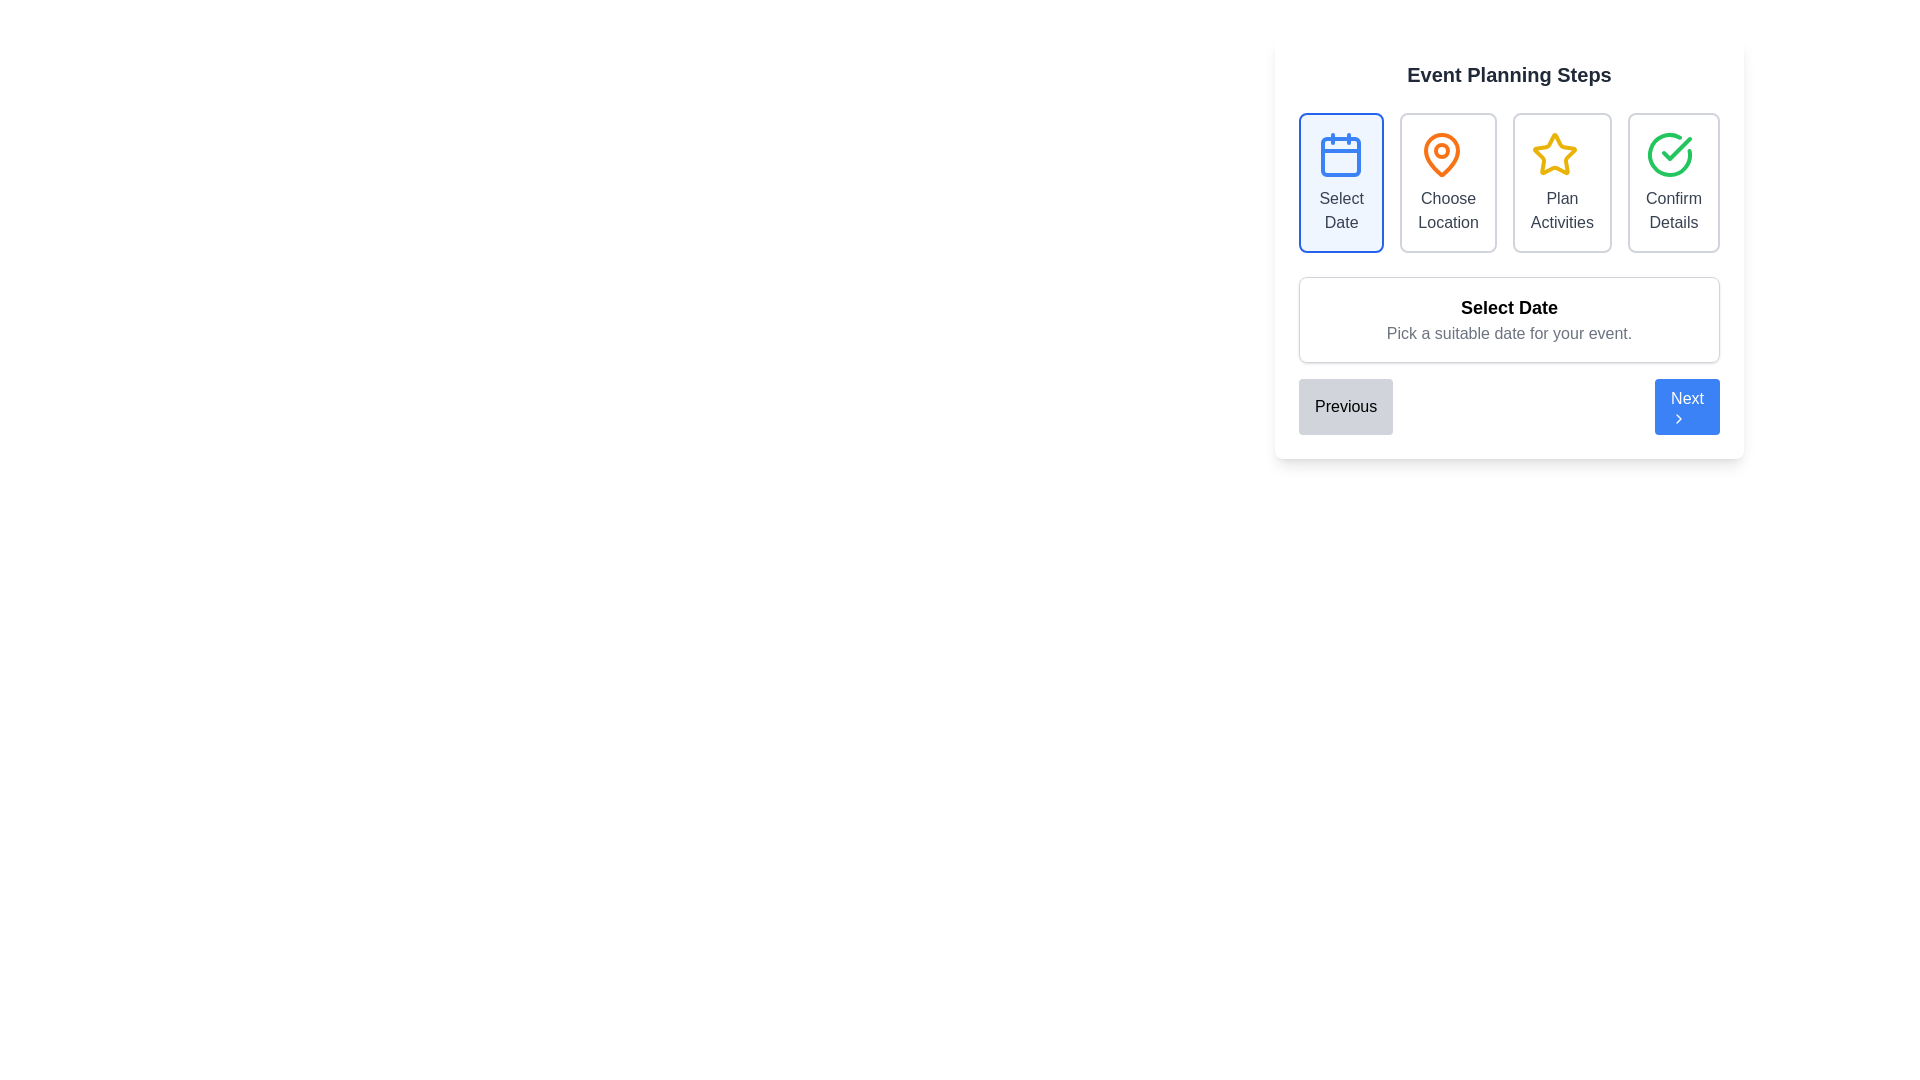 The width and height of the screenshot is (1920, 1080). Describe the element at coordinates (1448, 182) in the screenshot. I see `the interactive button located in the second position from the left in a row of four buttons, which is to the right of the 'Select Date' box and to the left of the 'Plan Activities' box` at that location.